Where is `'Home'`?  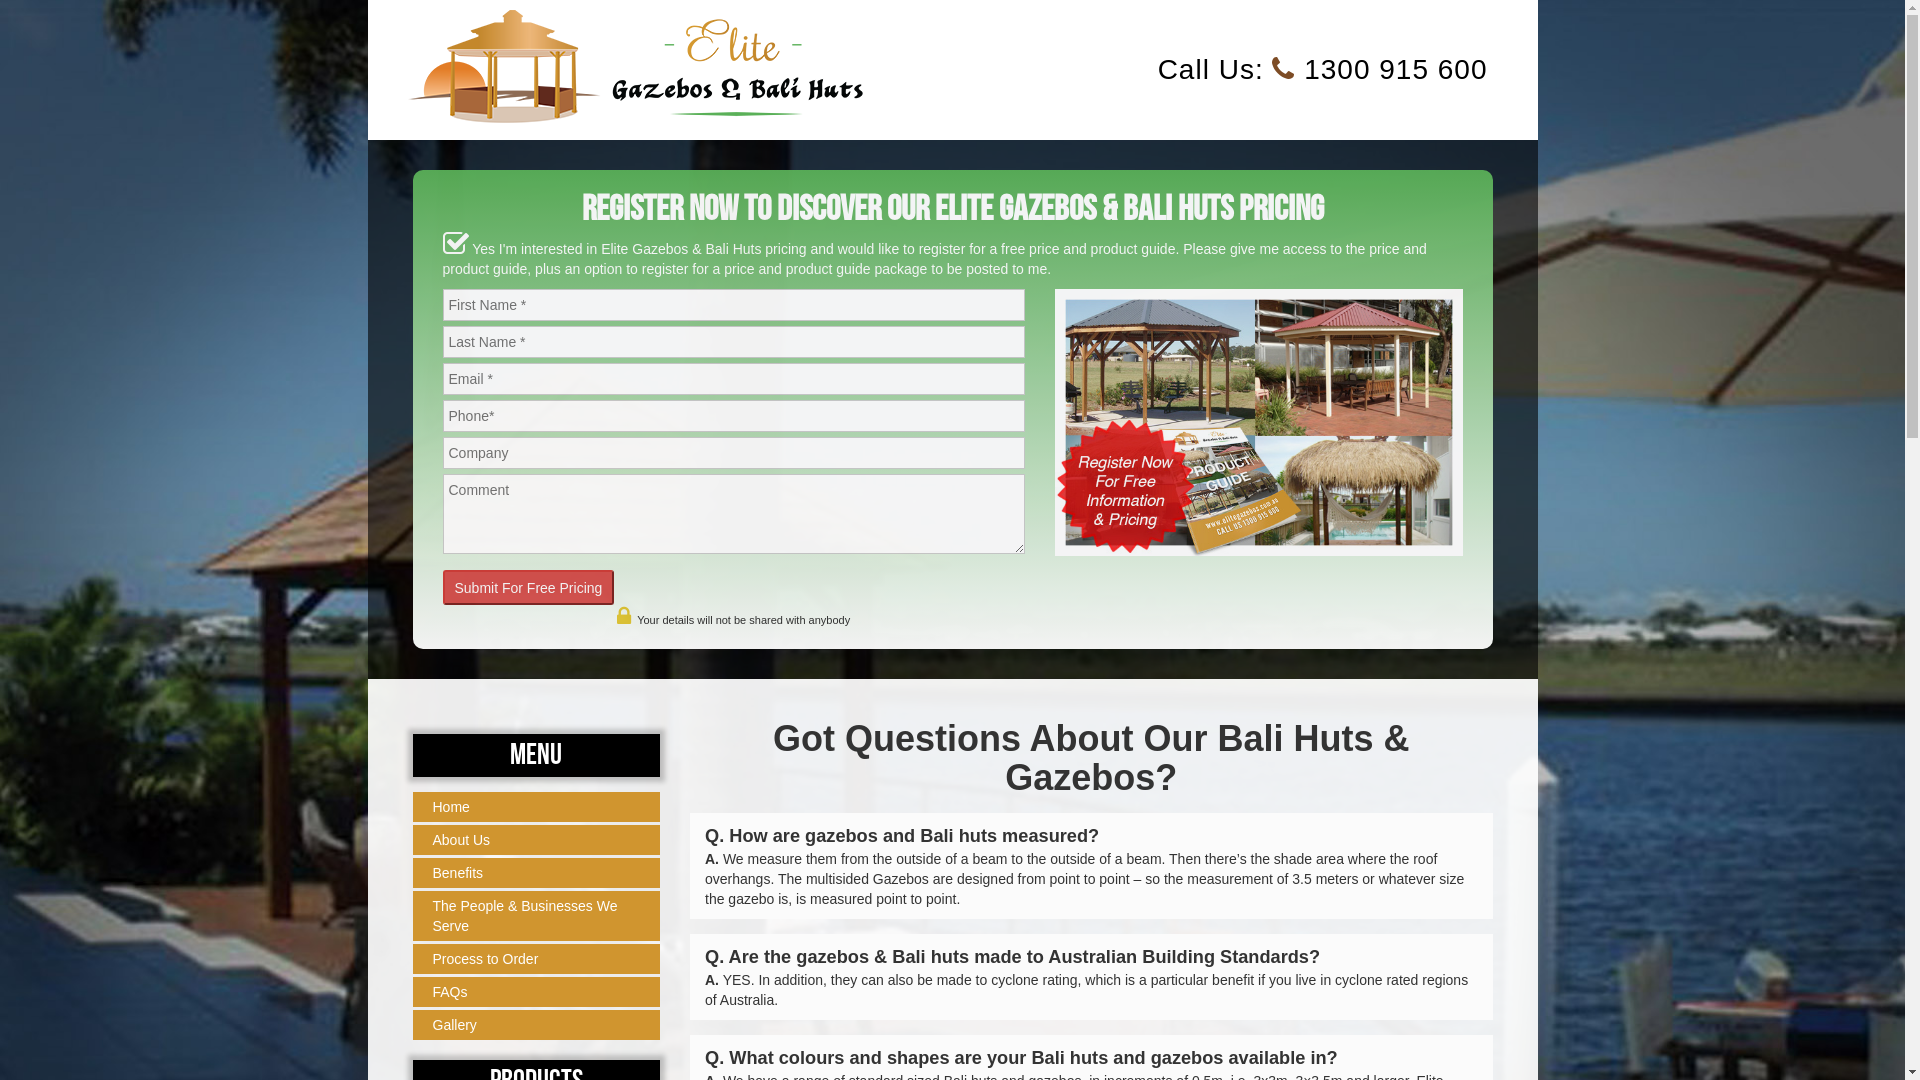 'Home' is located at coordinates (536, 805).